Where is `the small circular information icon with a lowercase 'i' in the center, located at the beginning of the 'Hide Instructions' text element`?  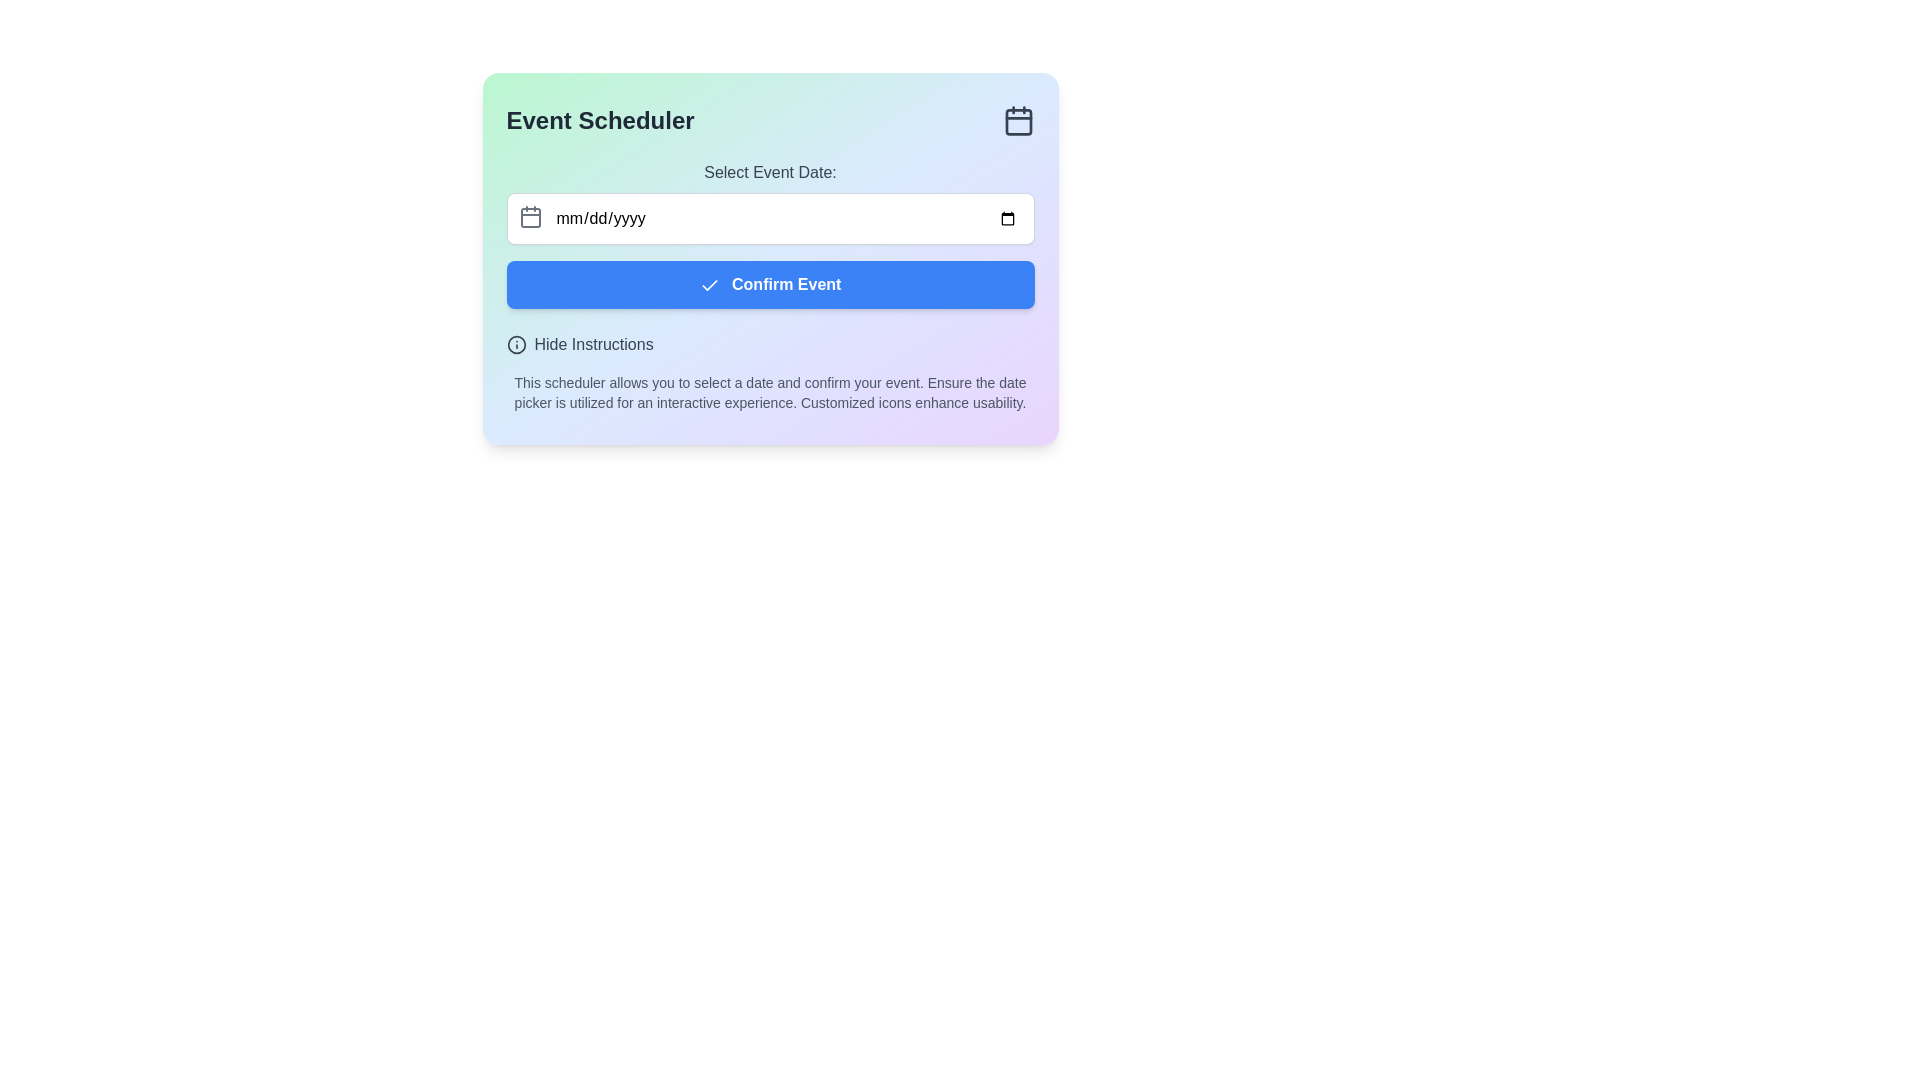 the small circular information icon with a lowercase 'i' in the center, located at the beginning of the 'Hide Instructions' text element is located at coordinates (516, 343).